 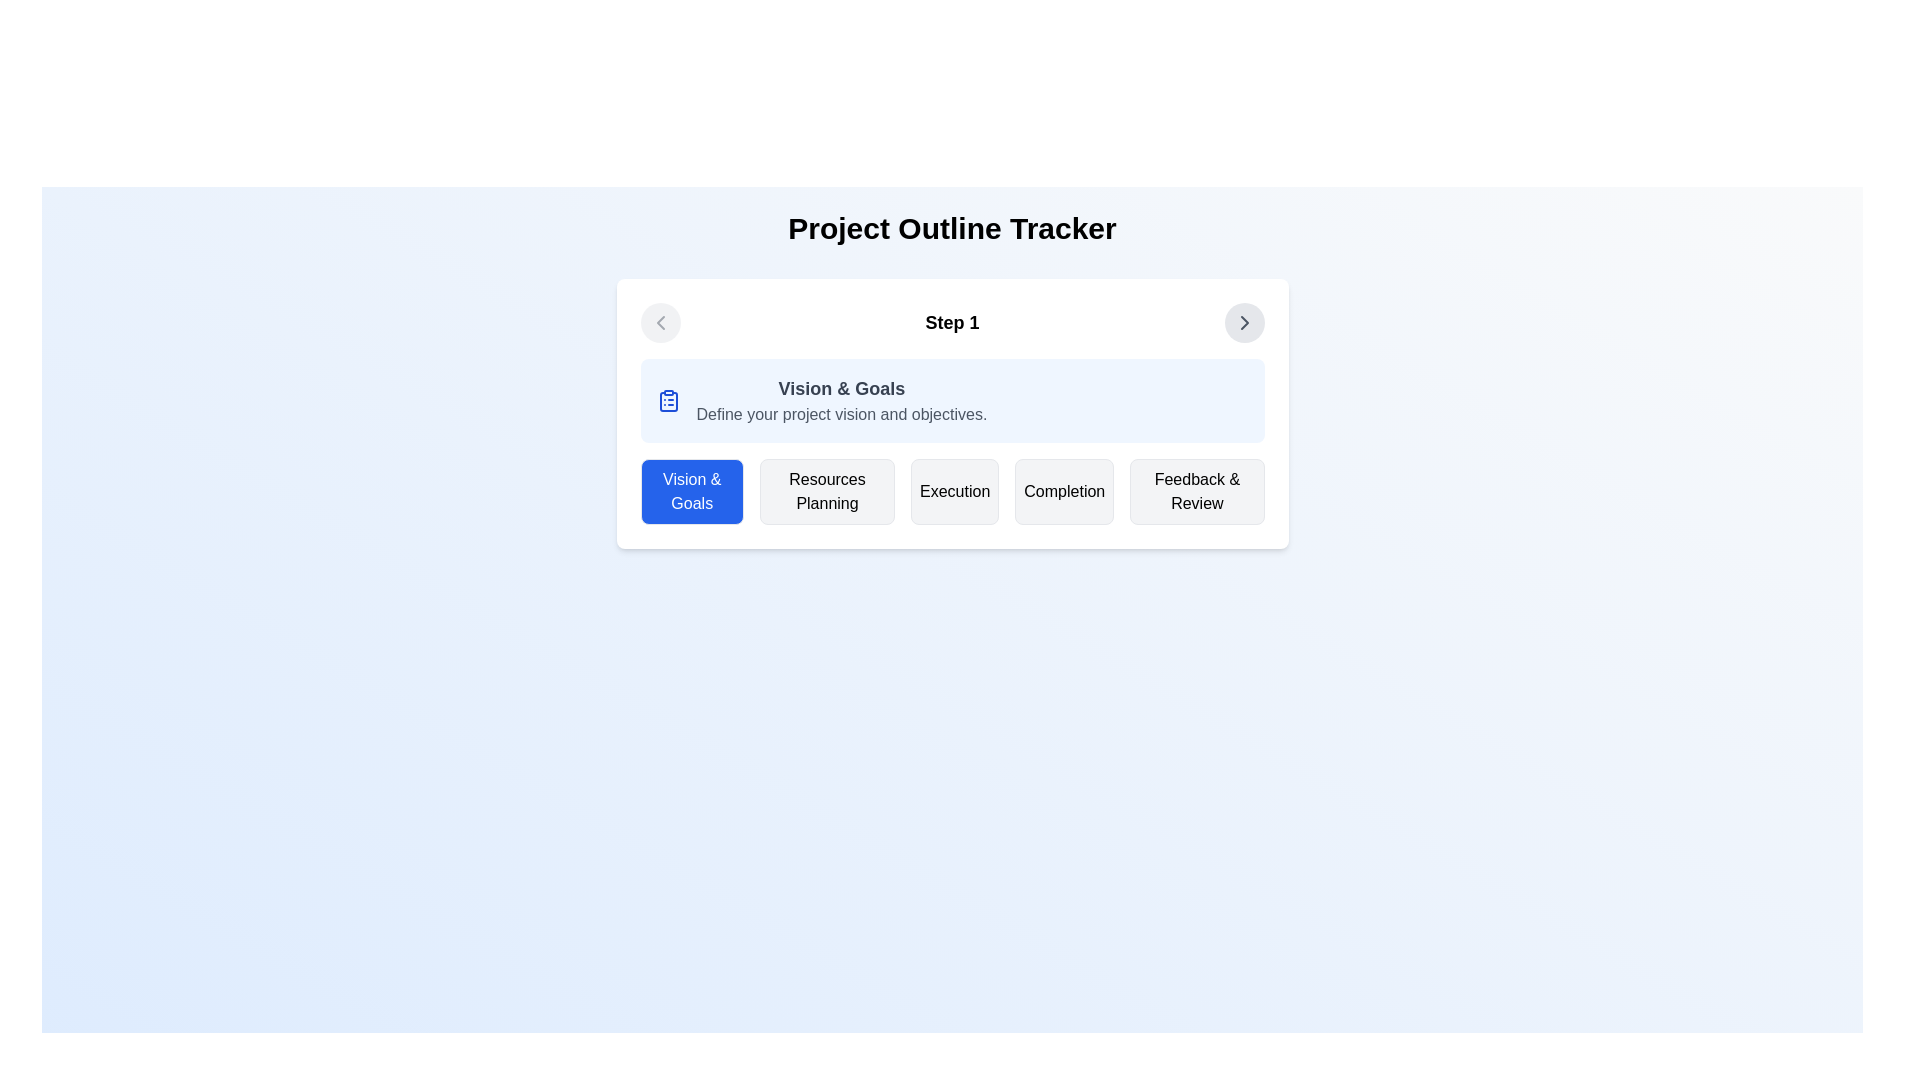 I want to click on the 'Completion' button, which is the fourth button in a horizontal row of five buttons, located to the right of the 'Execution' button and to the left of the 'Feedback & Review' button, so click(x=1063, y=492).